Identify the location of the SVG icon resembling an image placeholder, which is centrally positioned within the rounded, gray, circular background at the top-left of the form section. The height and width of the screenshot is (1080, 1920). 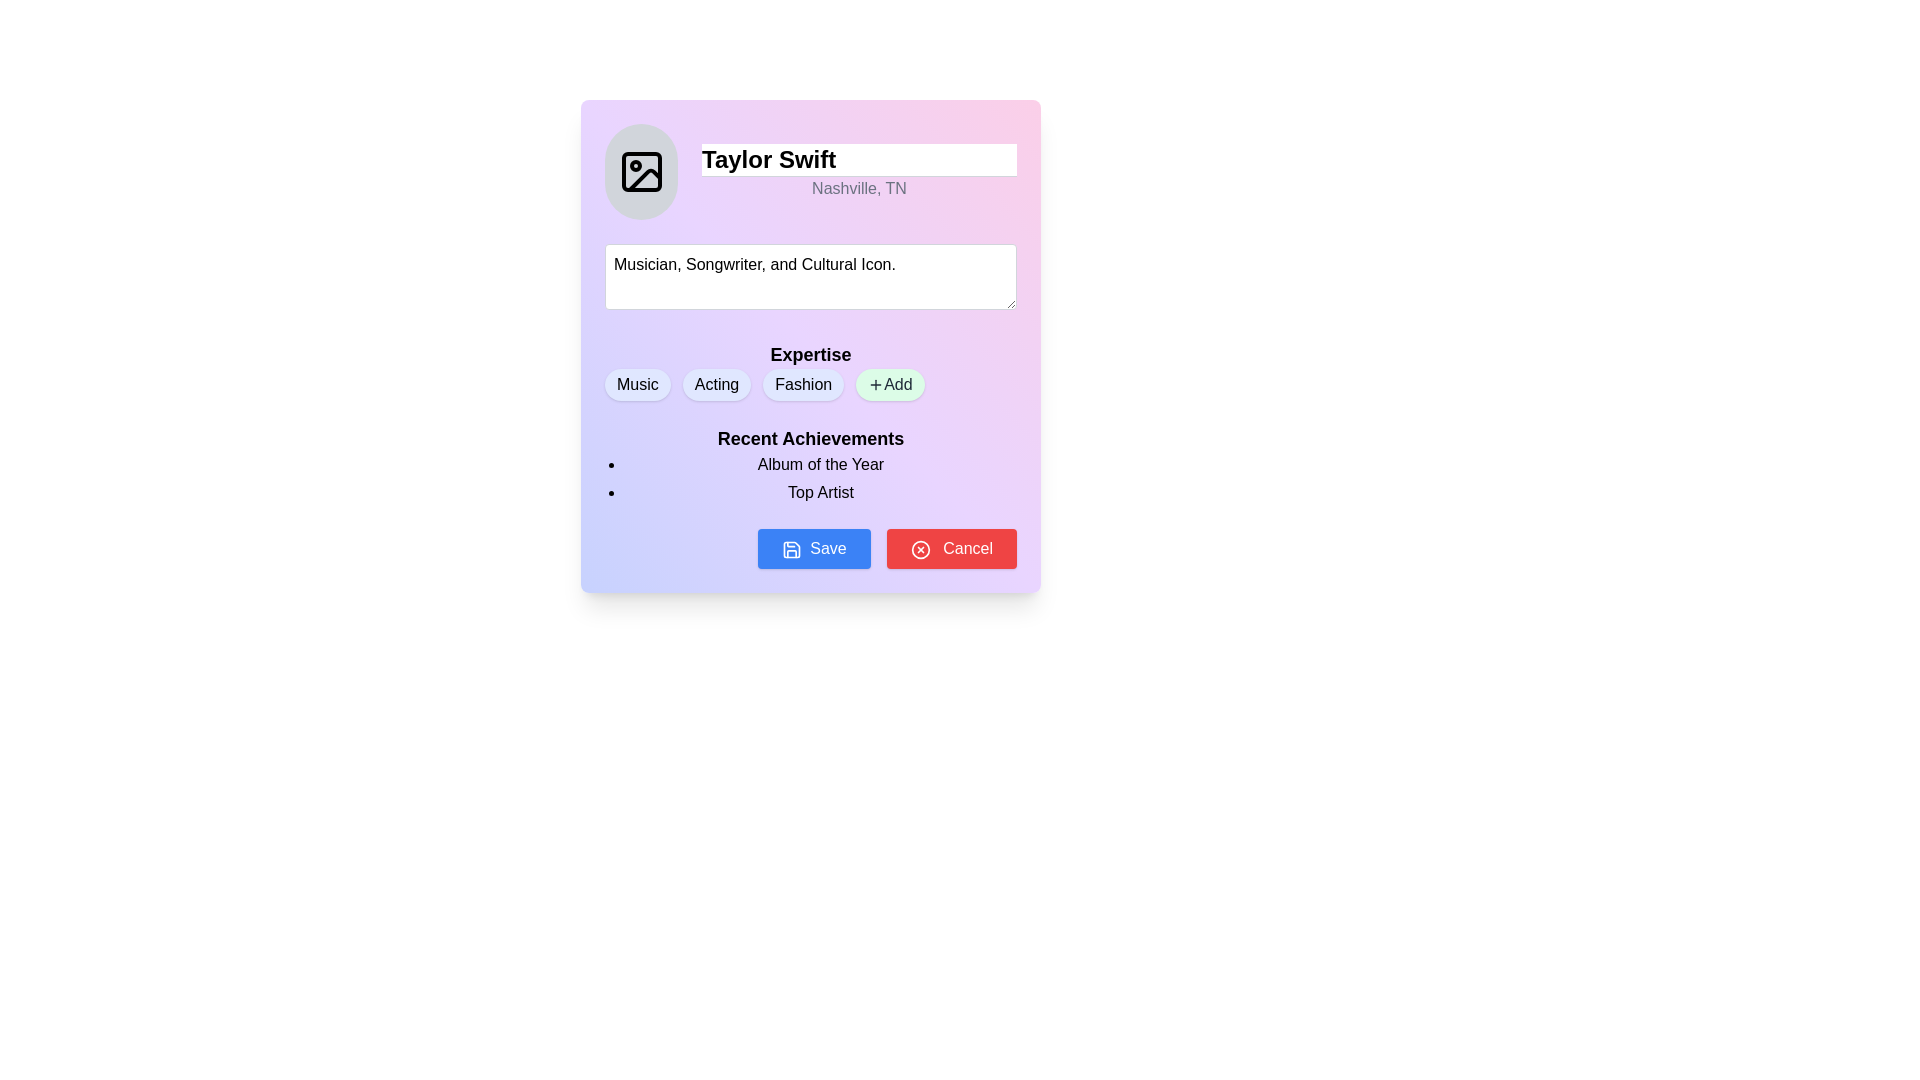
(641, 171).